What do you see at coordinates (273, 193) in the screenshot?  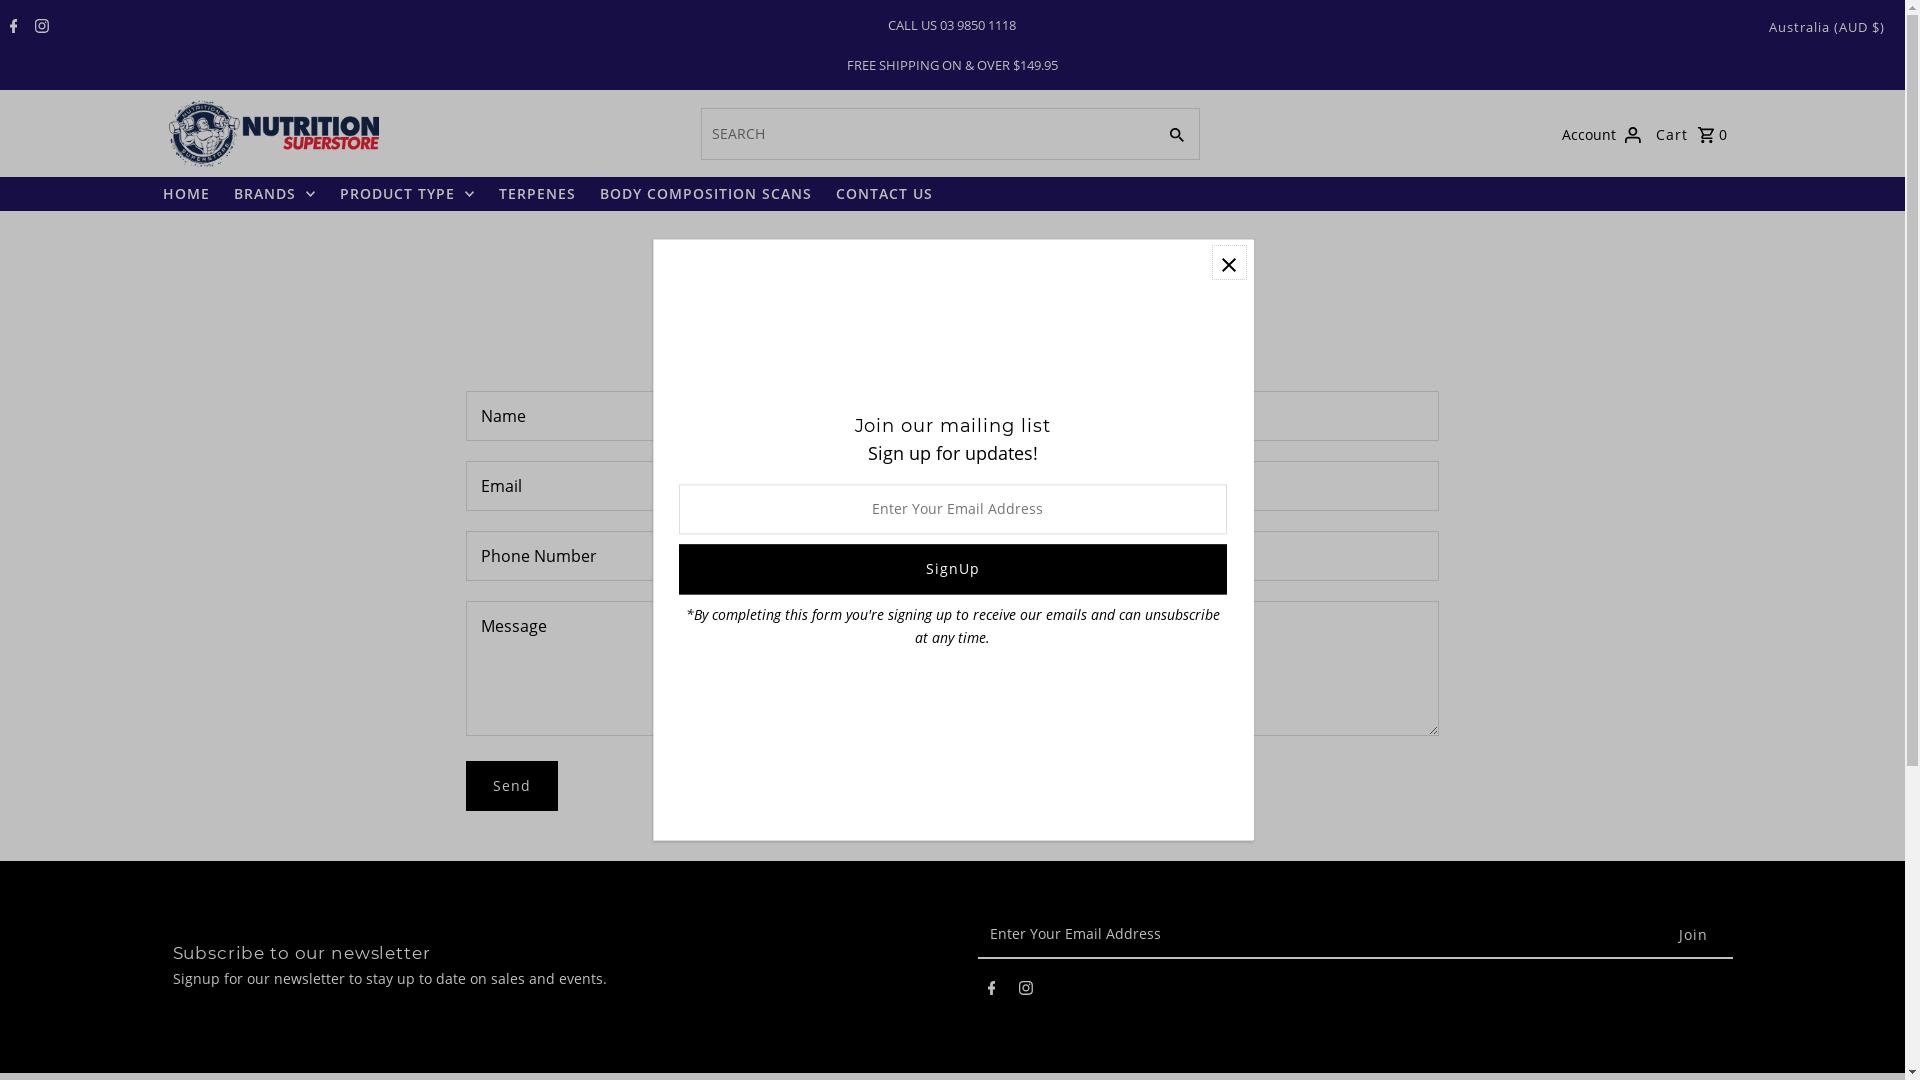 I see `'BRANDS'` at bounding box center [273, 193].